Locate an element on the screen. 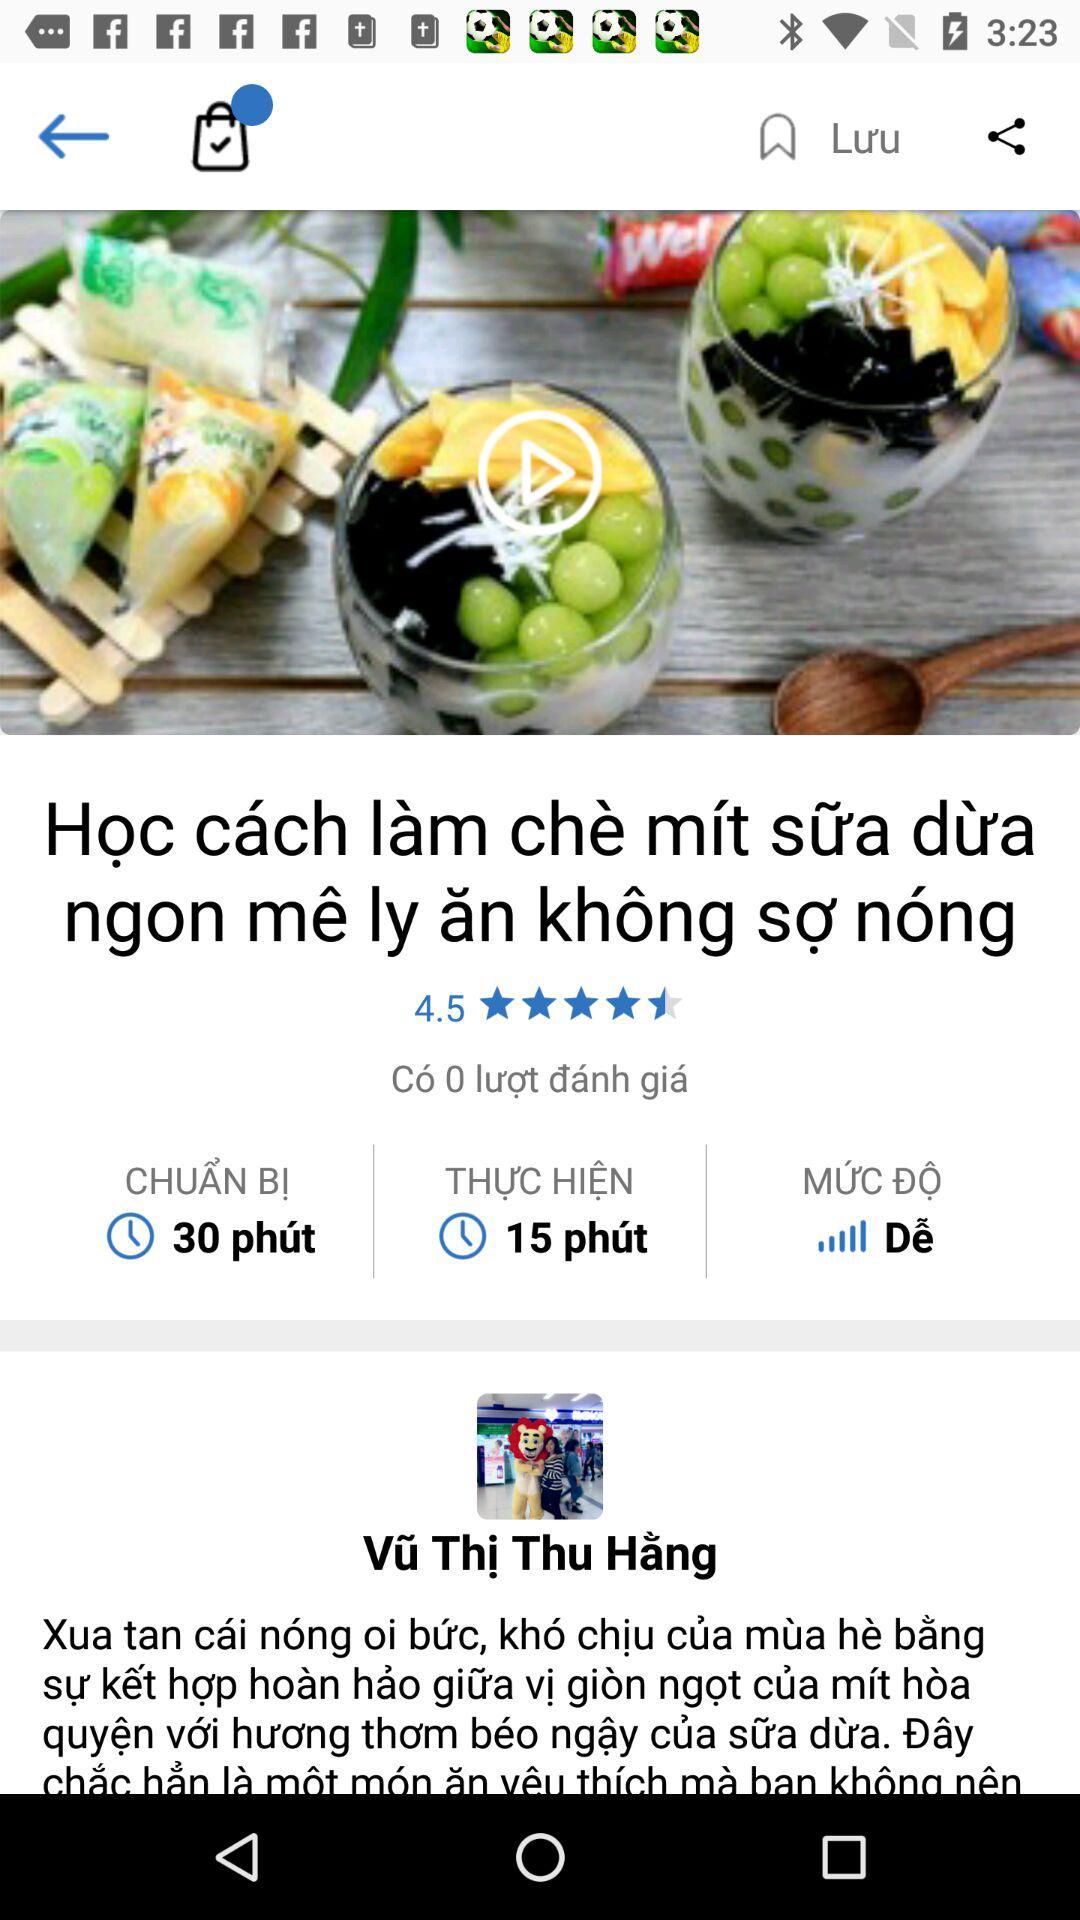 This screenshot has width=1080, height=1920. the arrow_backward icon is located at coordinates (72, 135).